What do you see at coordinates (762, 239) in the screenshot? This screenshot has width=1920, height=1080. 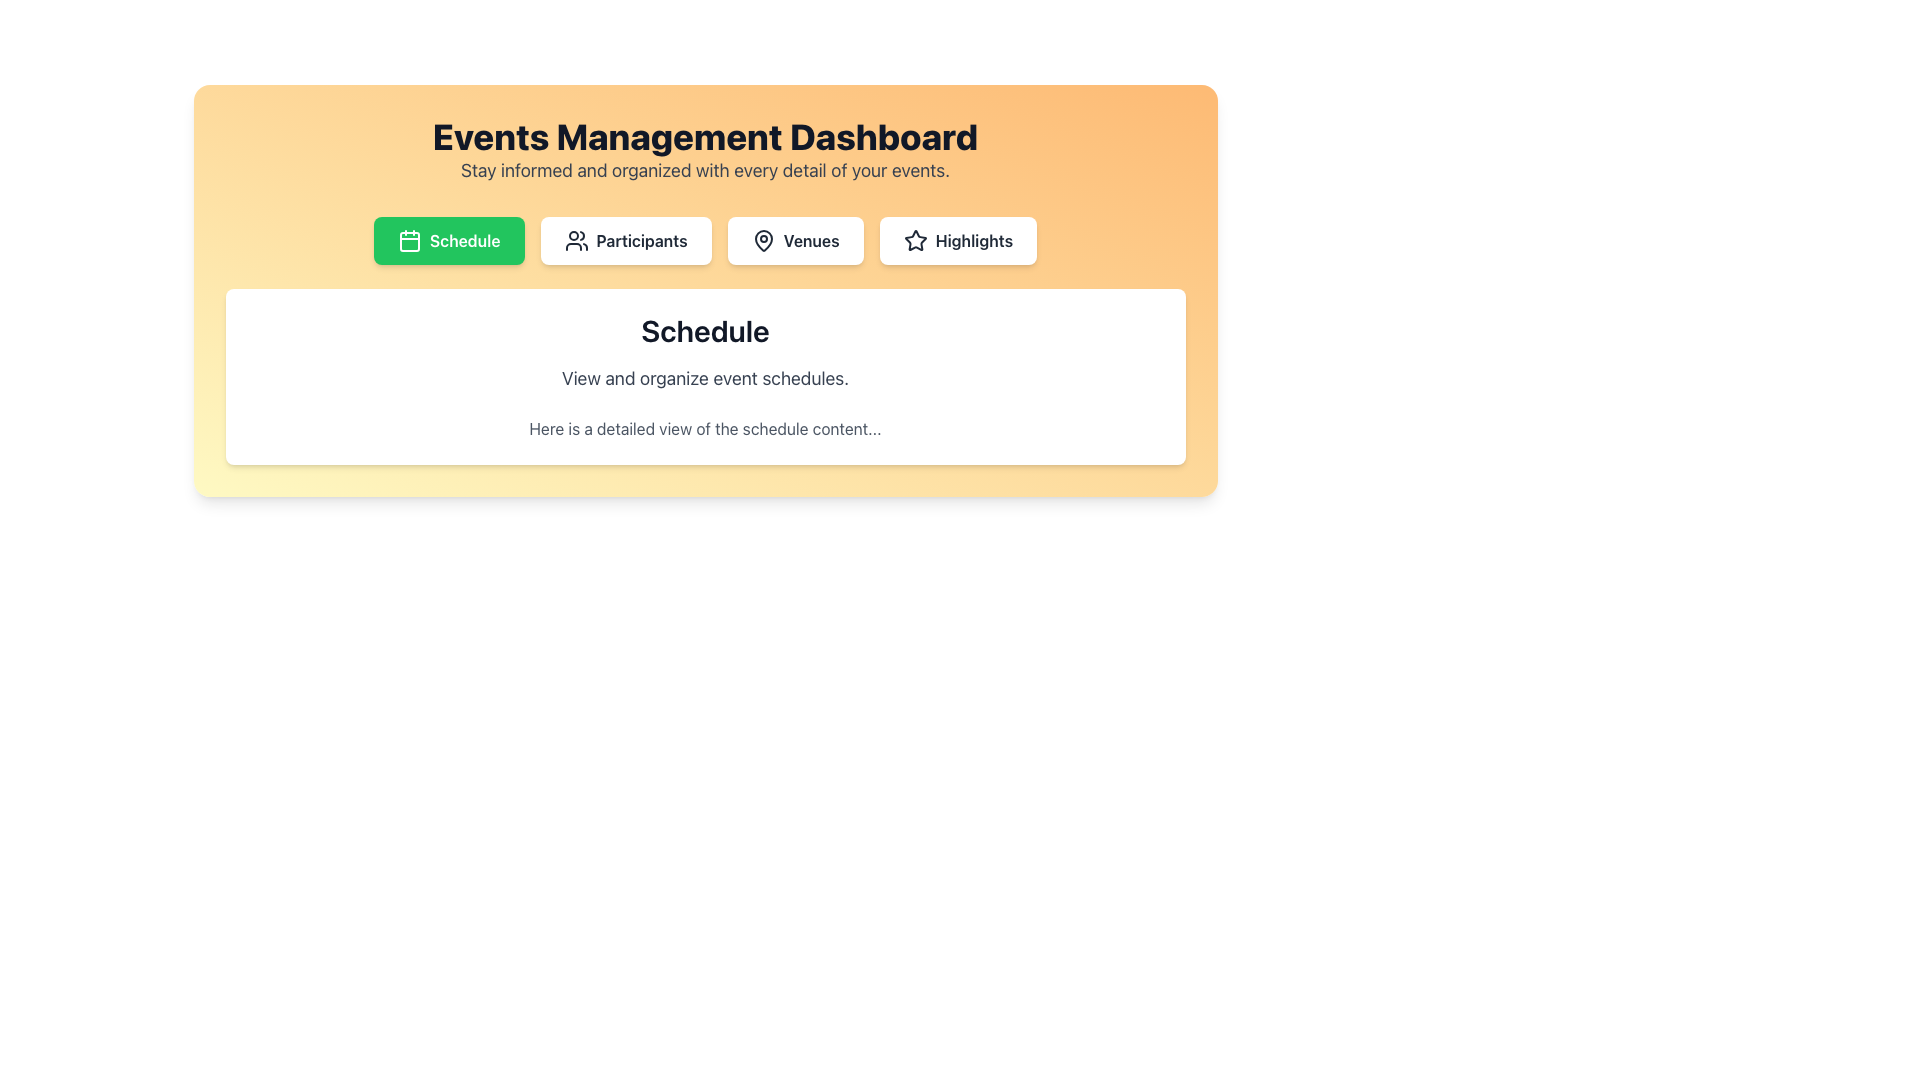 I see `the stylized location pin icon located within the 'Venues' button, positioned to the left of the text 'Venues'` at bounding box center [762, 239].